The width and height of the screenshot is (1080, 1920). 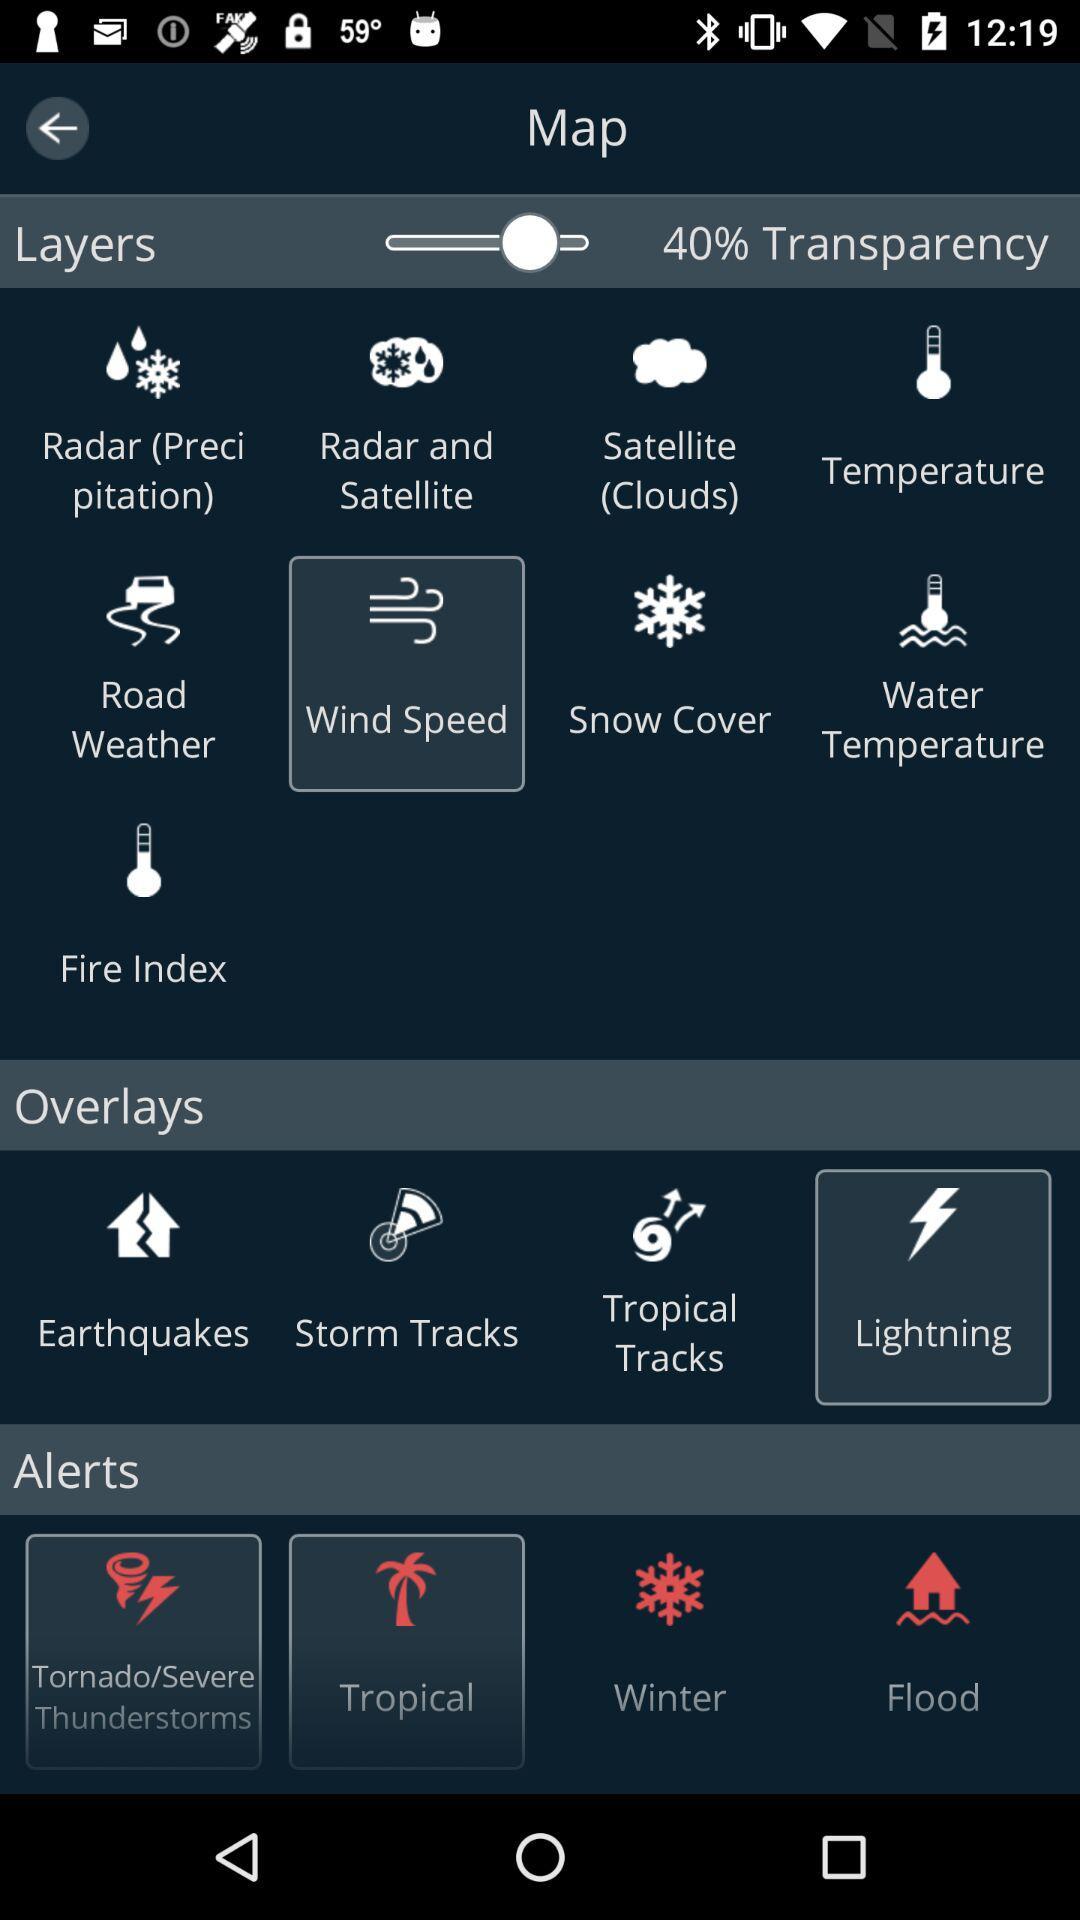 I want to click on the icon above wind speed, so click(x=405, y=610).